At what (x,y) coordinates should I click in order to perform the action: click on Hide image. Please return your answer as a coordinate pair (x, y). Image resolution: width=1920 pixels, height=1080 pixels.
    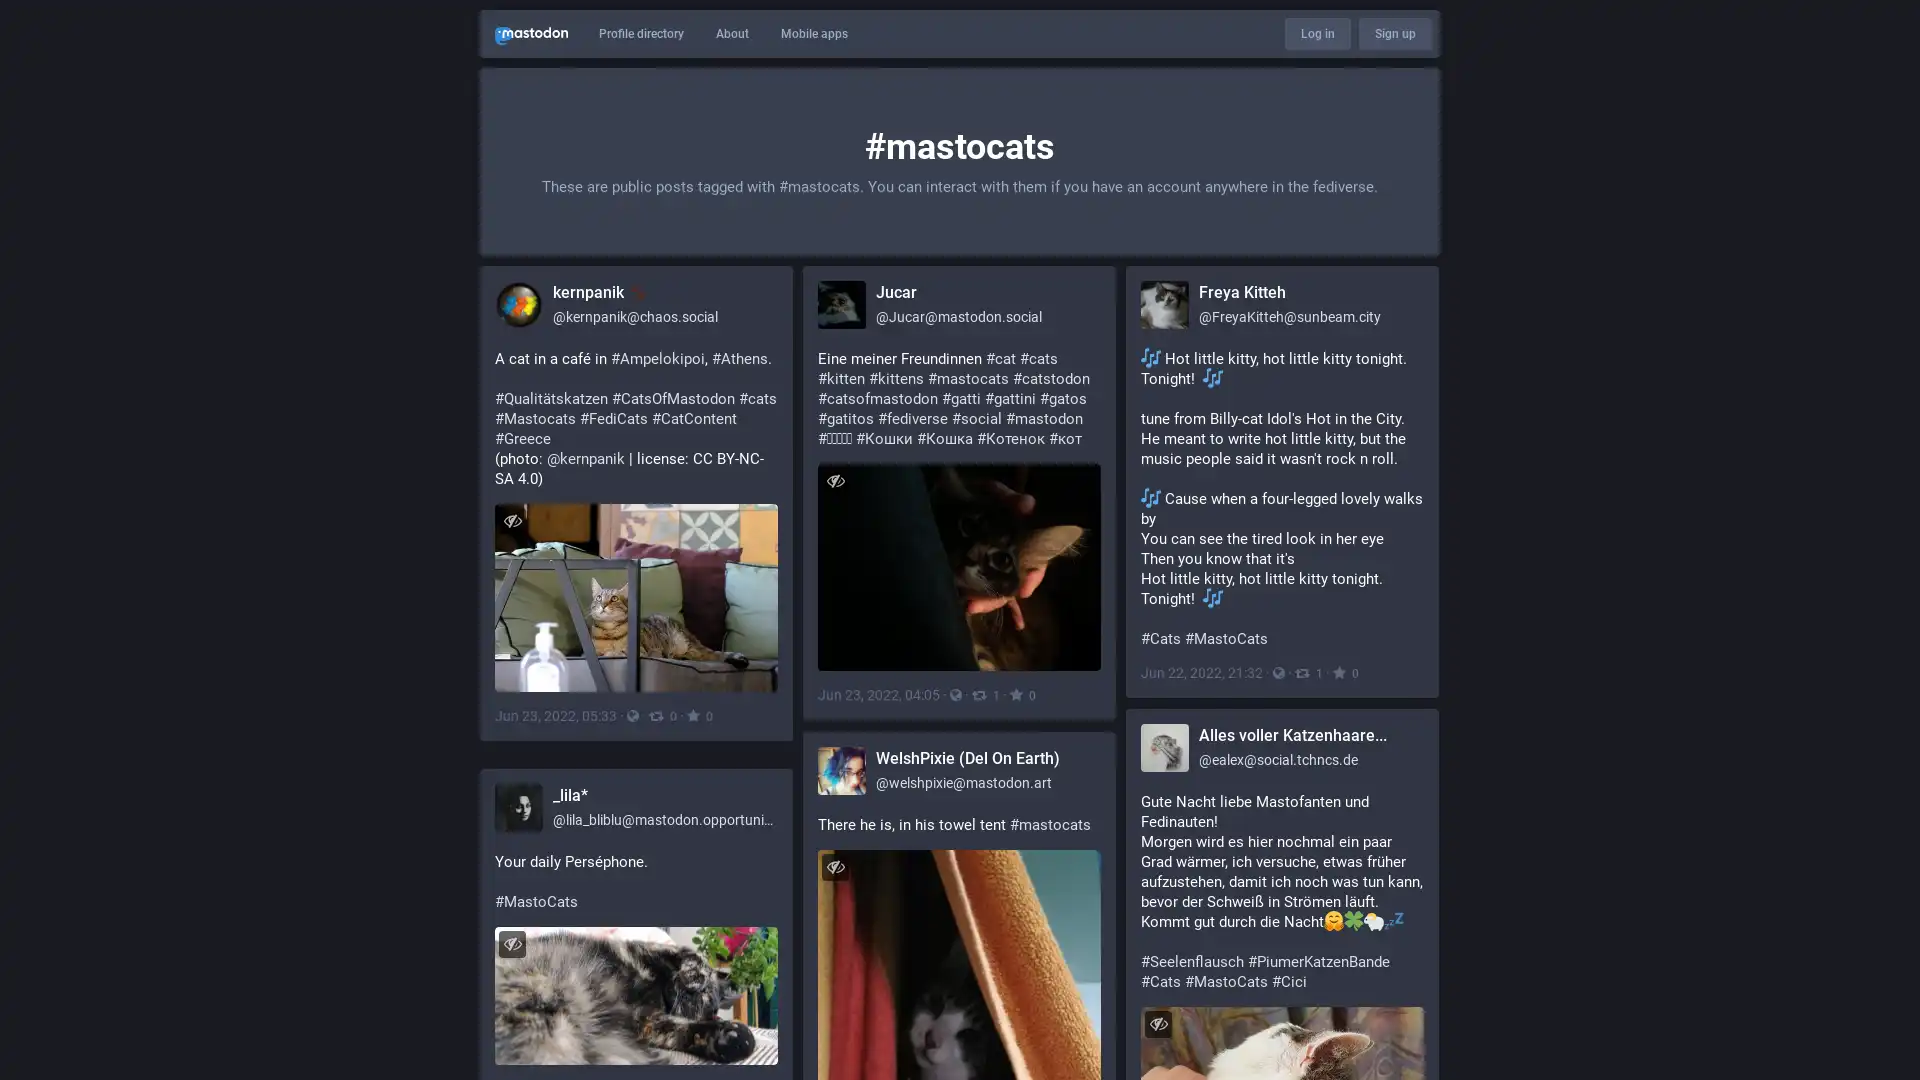
    Looking at the image, I should click on (835, 480).